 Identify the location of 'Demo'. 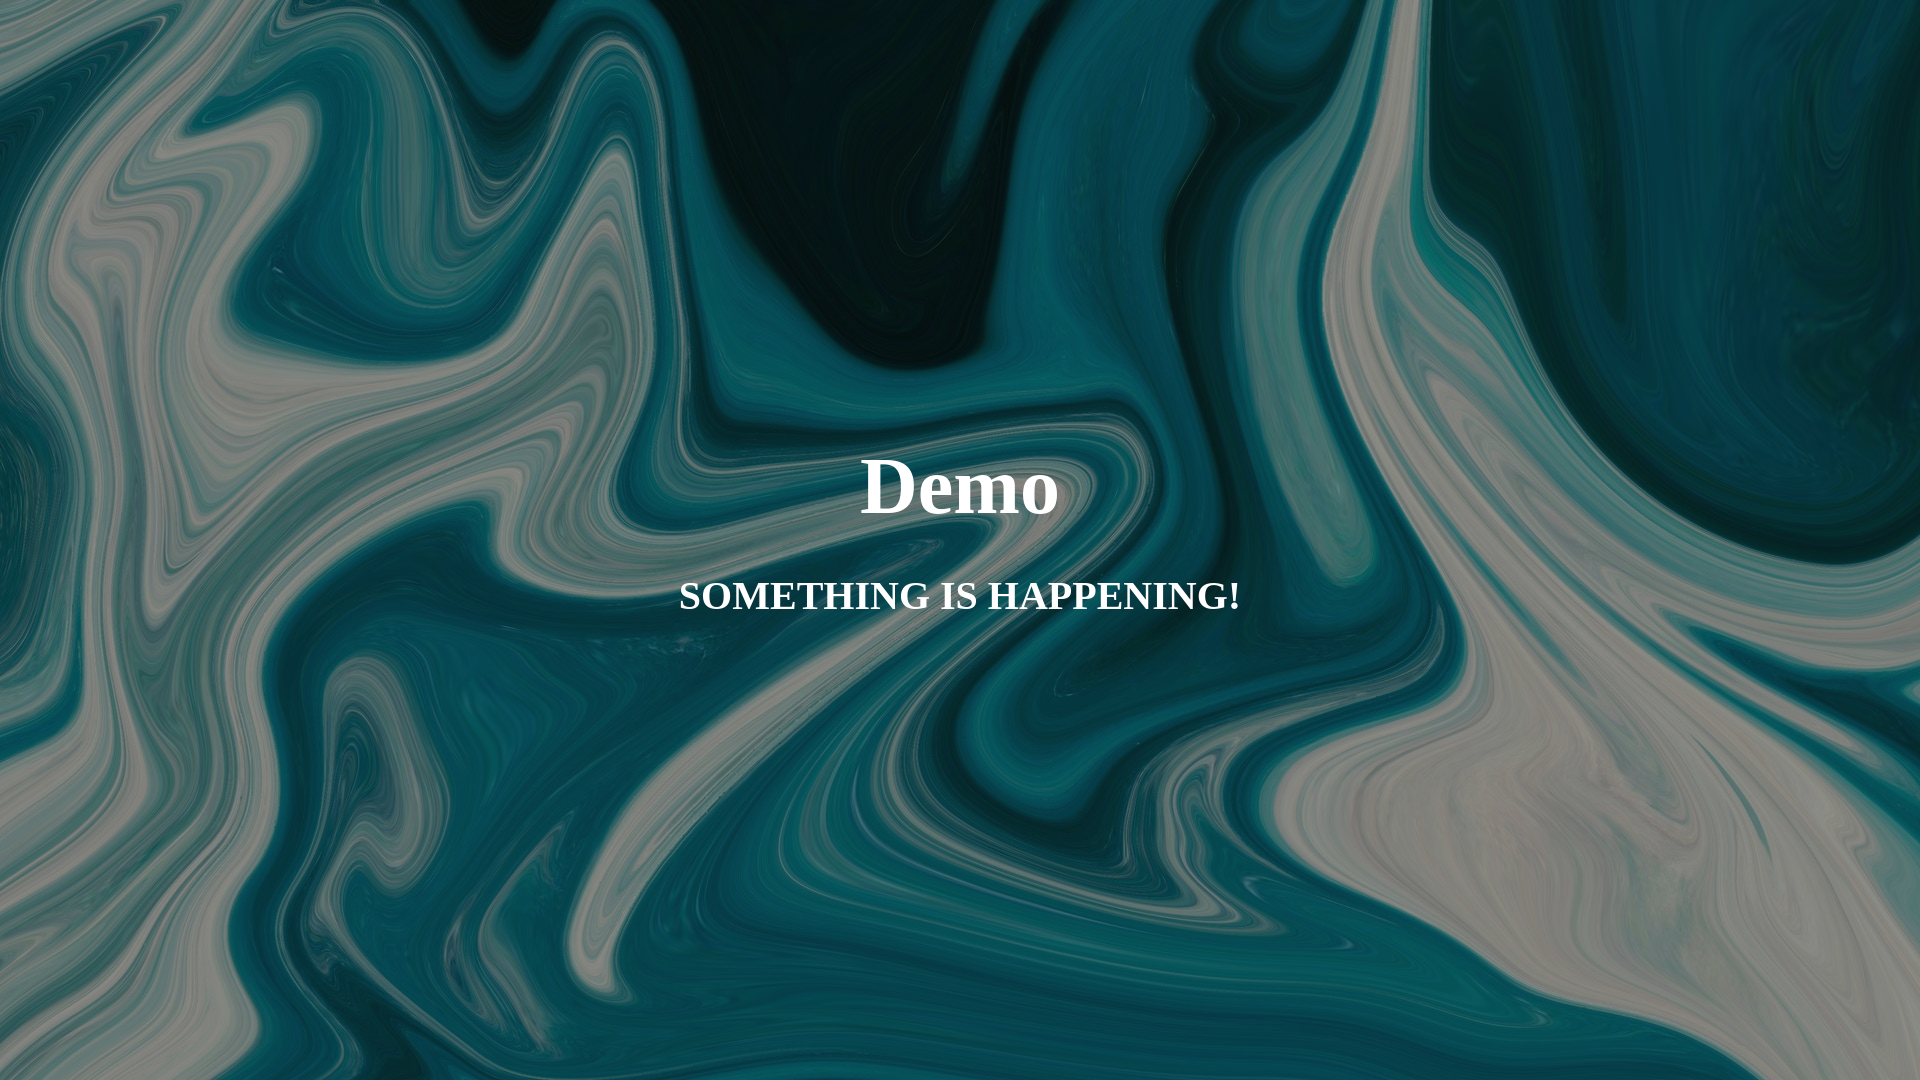
(960, 498).